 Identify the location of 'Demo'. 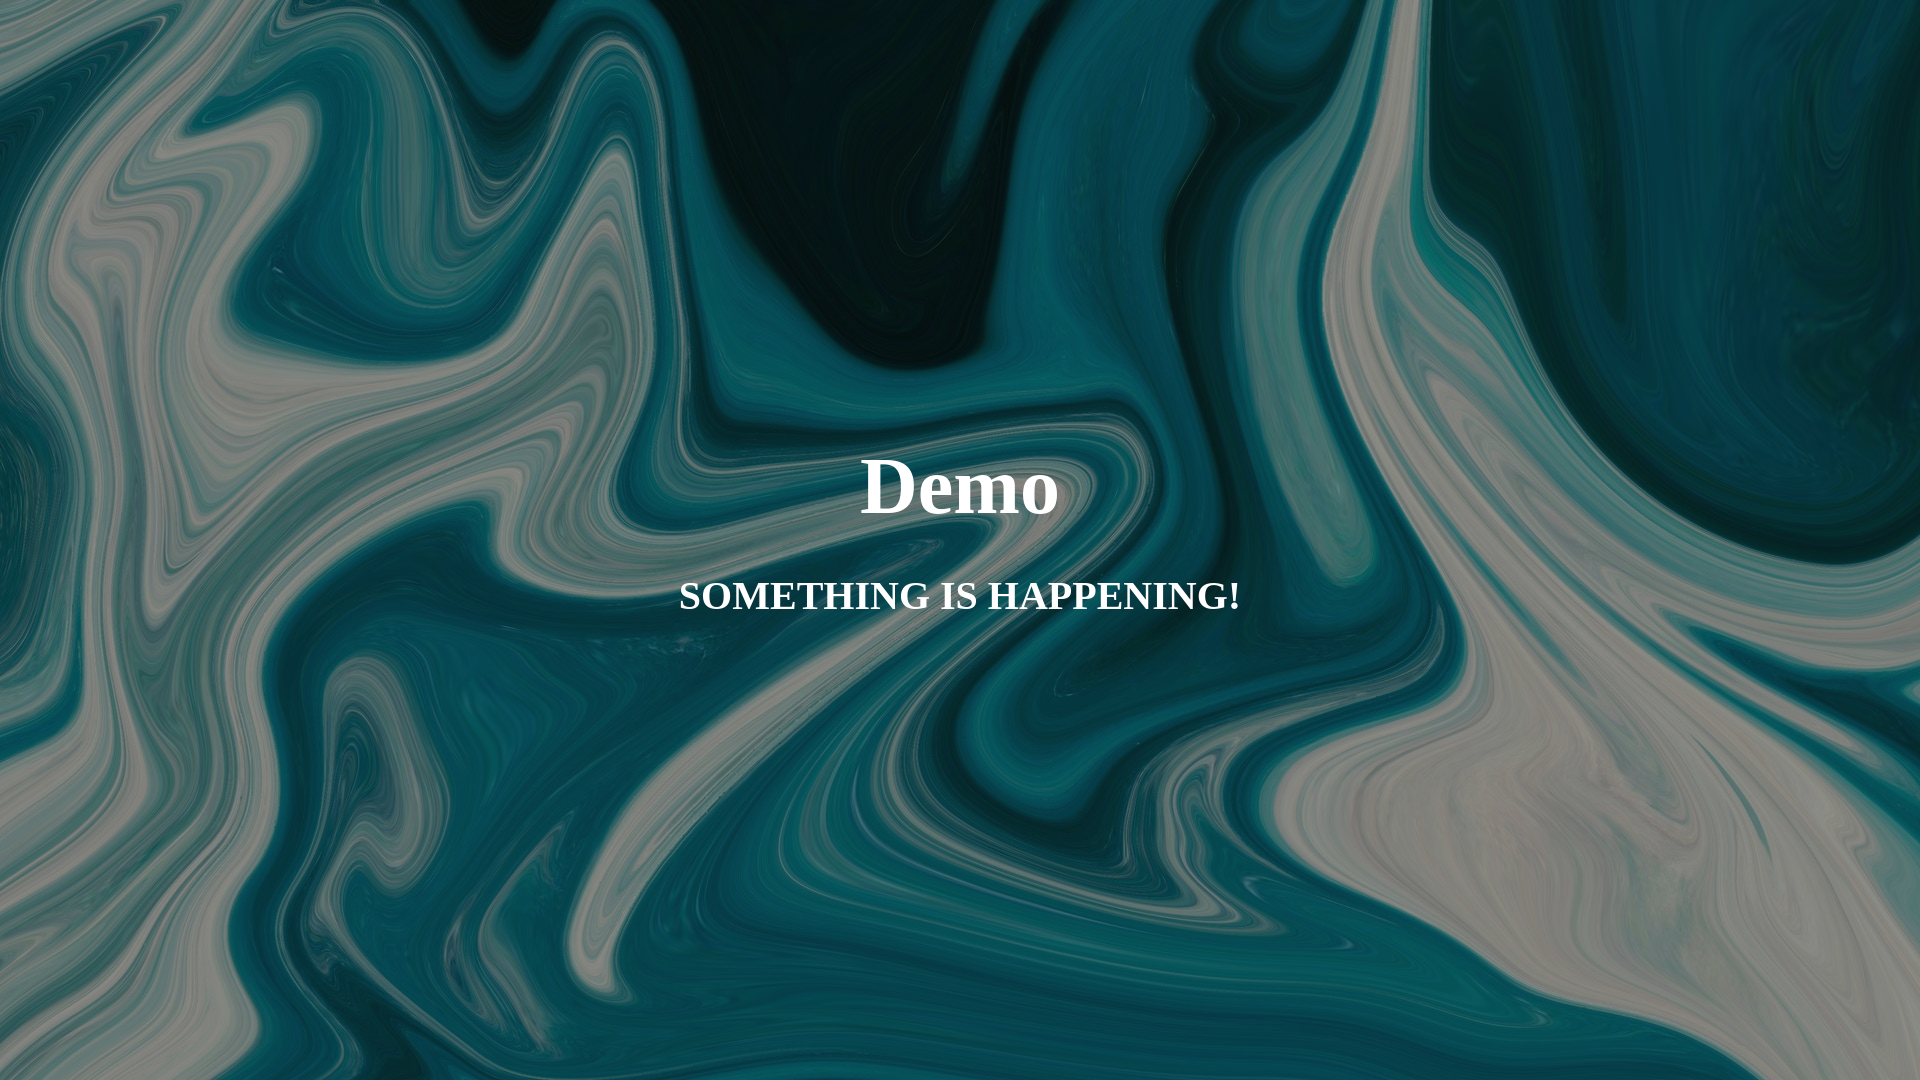
(960, 498).